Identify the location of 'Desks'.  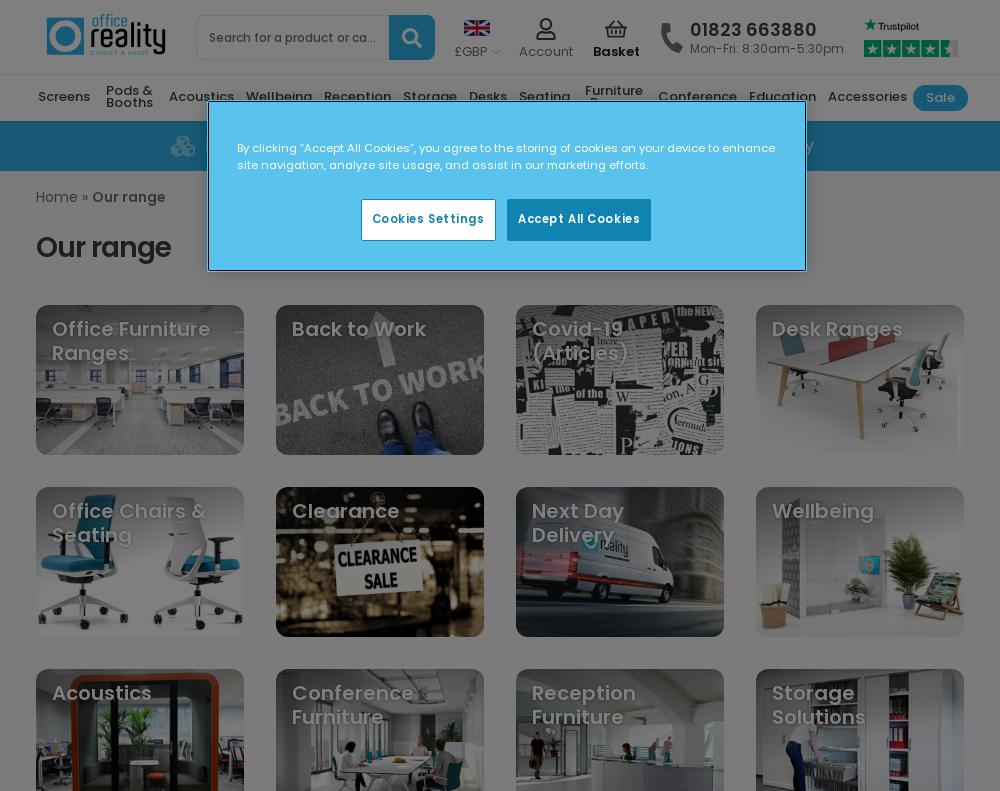
(468, 96).